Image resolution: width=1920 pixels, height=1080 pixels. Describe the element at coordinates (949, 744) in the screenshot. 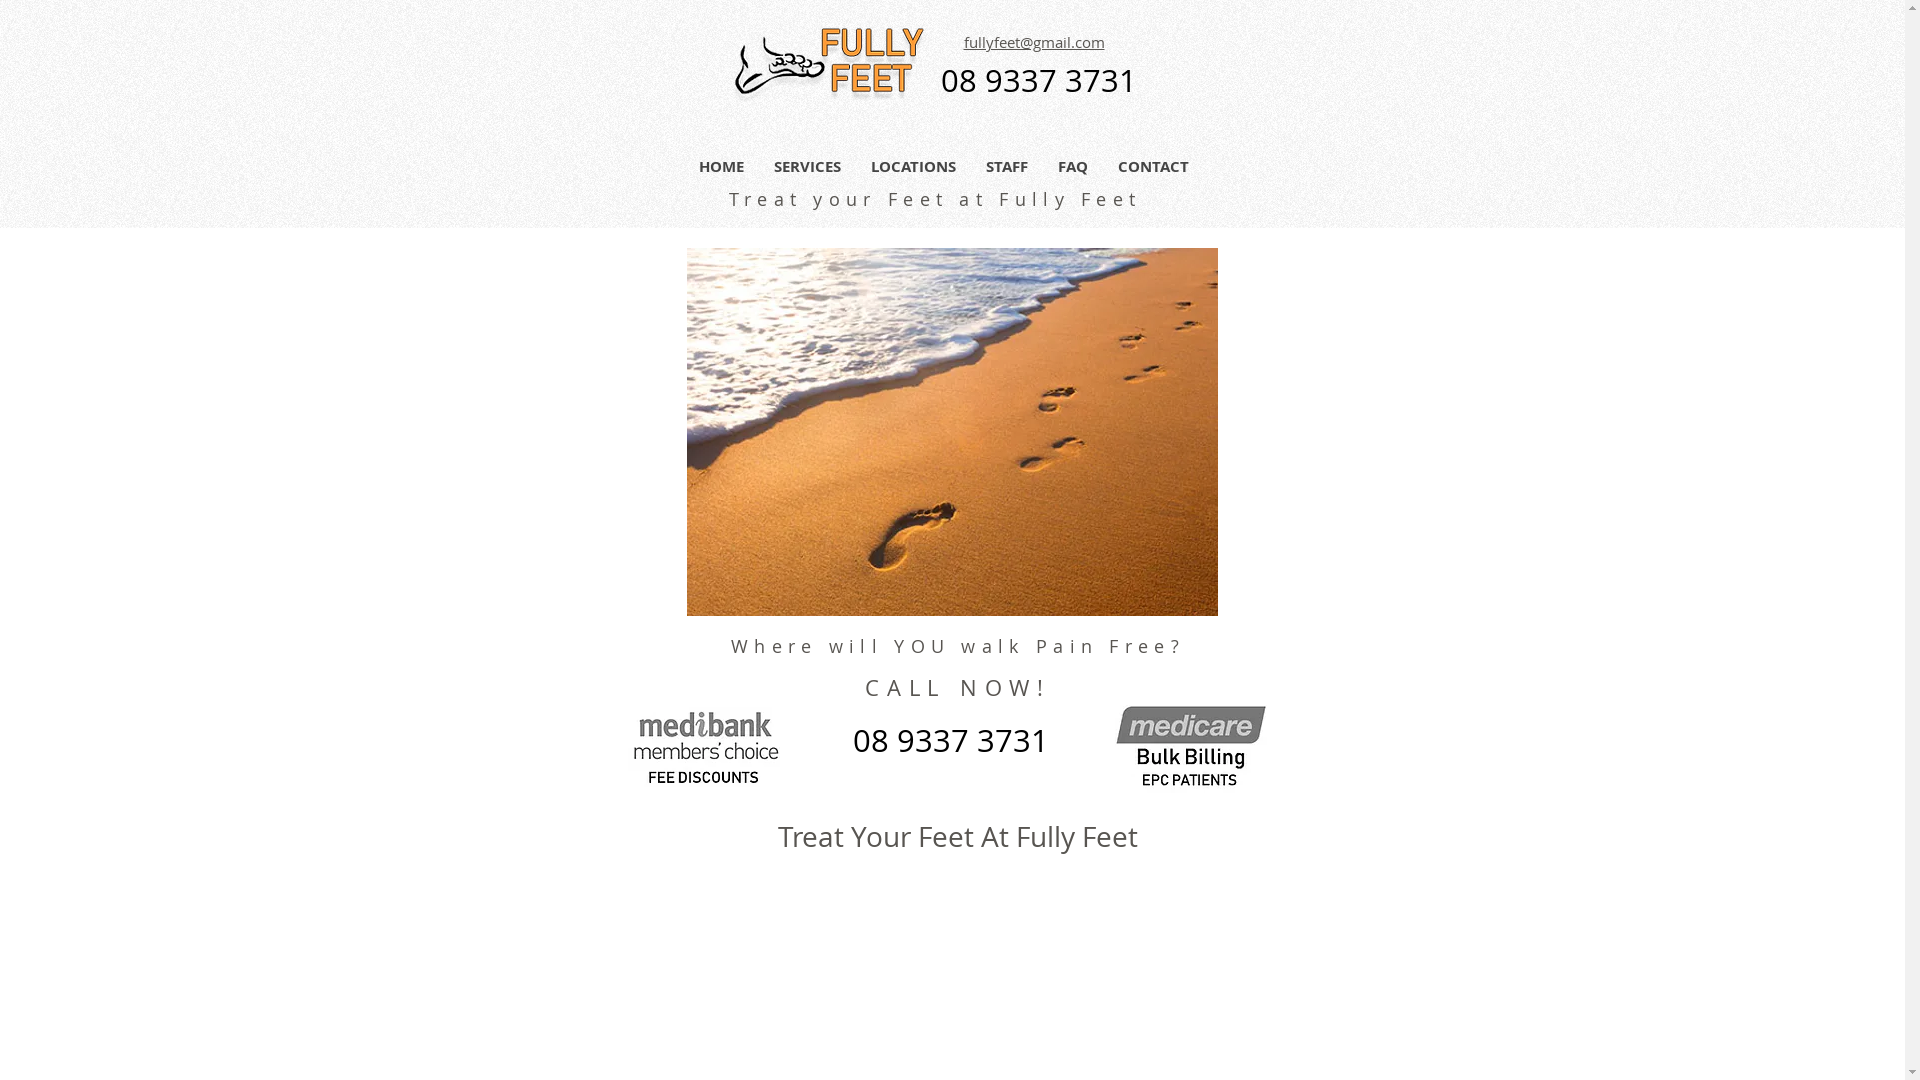

I see `'08 9337 3731'` at that location.